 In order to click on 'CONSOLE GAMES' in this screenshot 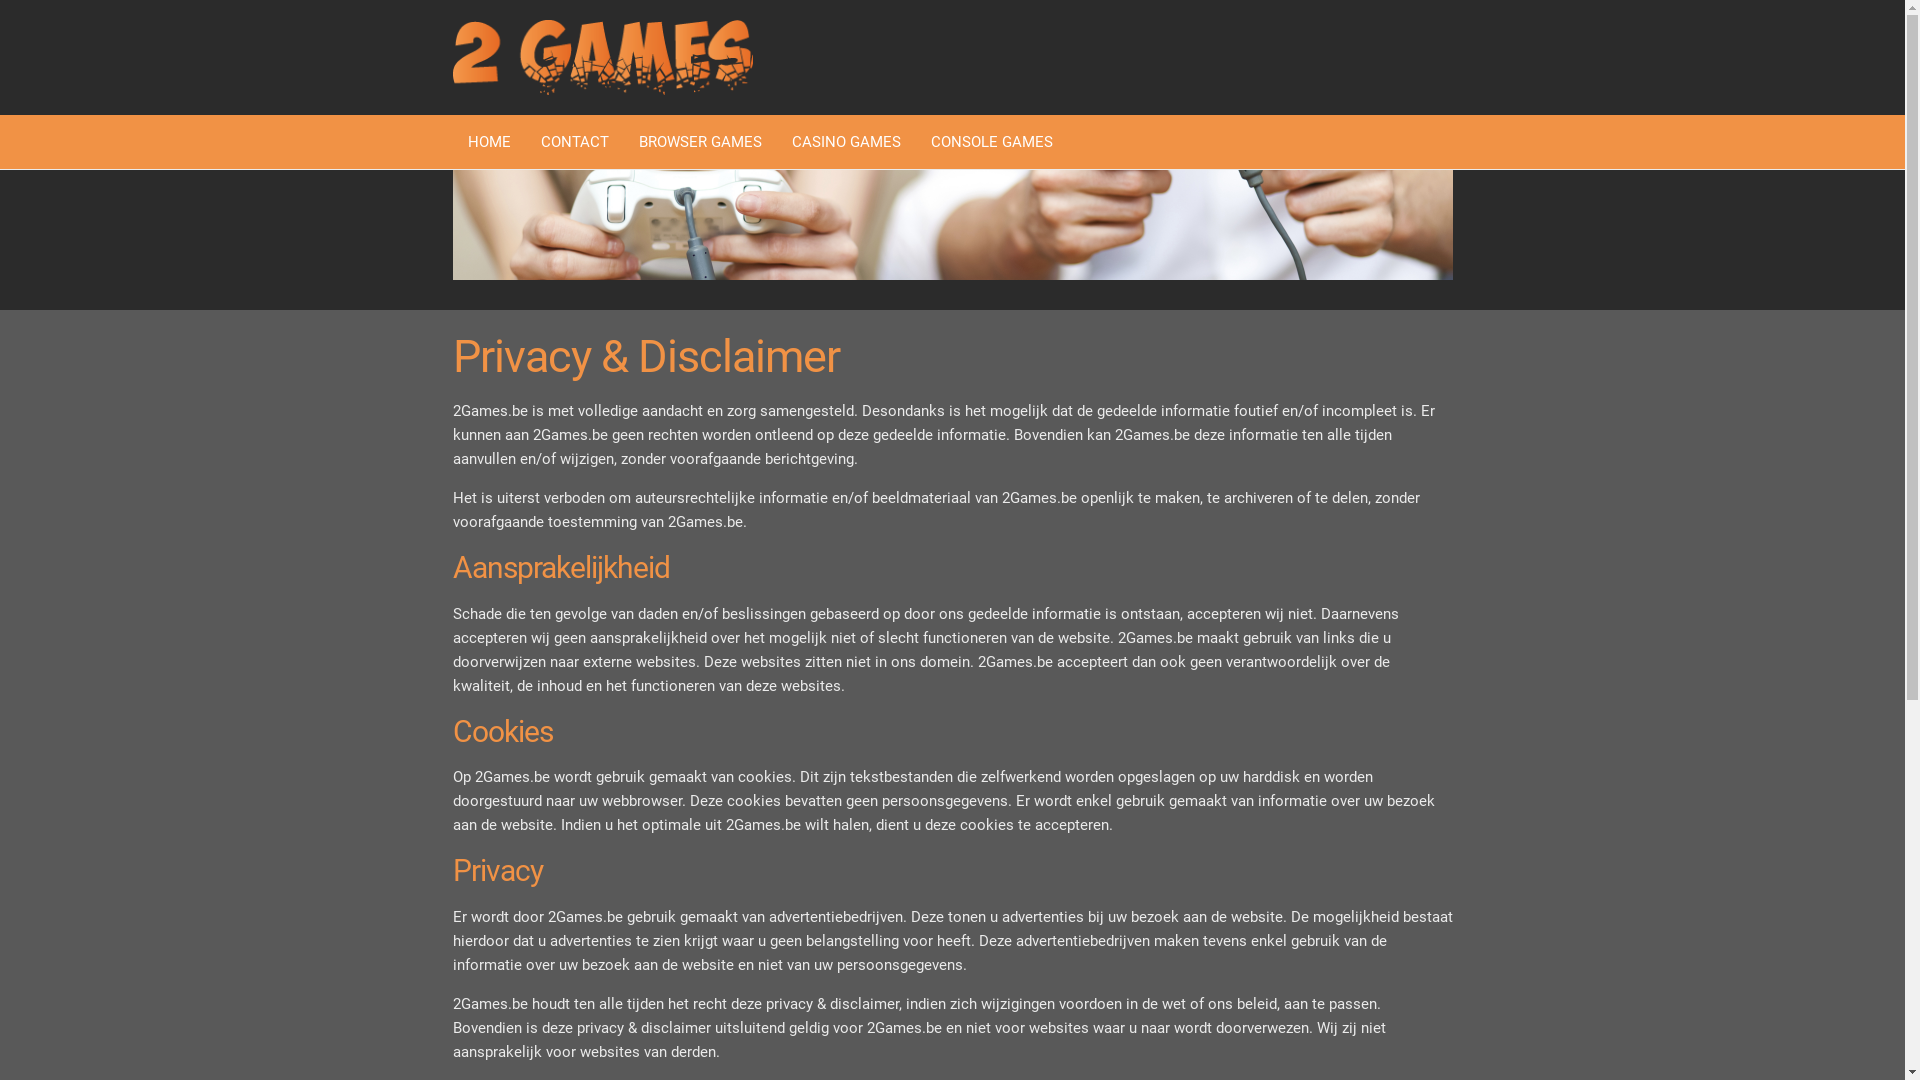, I will do `click(992, 141)`.